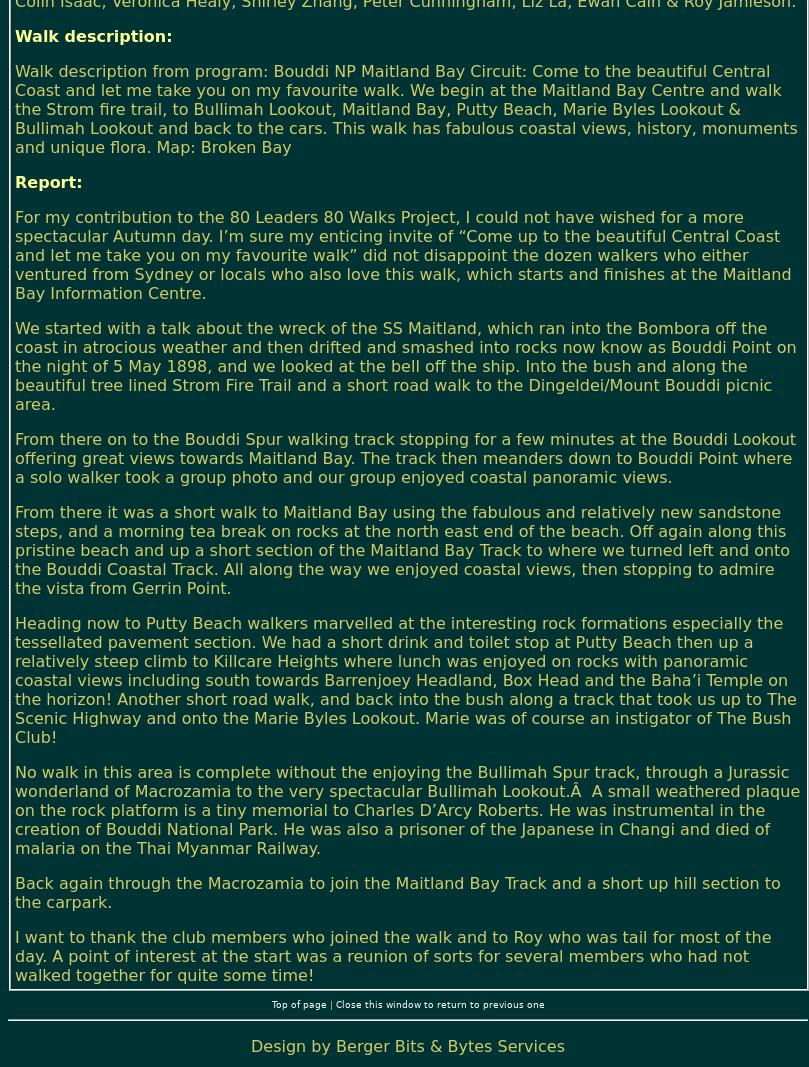  I want to click on 'Design by Berger Bits & Bytes Services', so click(406, 1045).